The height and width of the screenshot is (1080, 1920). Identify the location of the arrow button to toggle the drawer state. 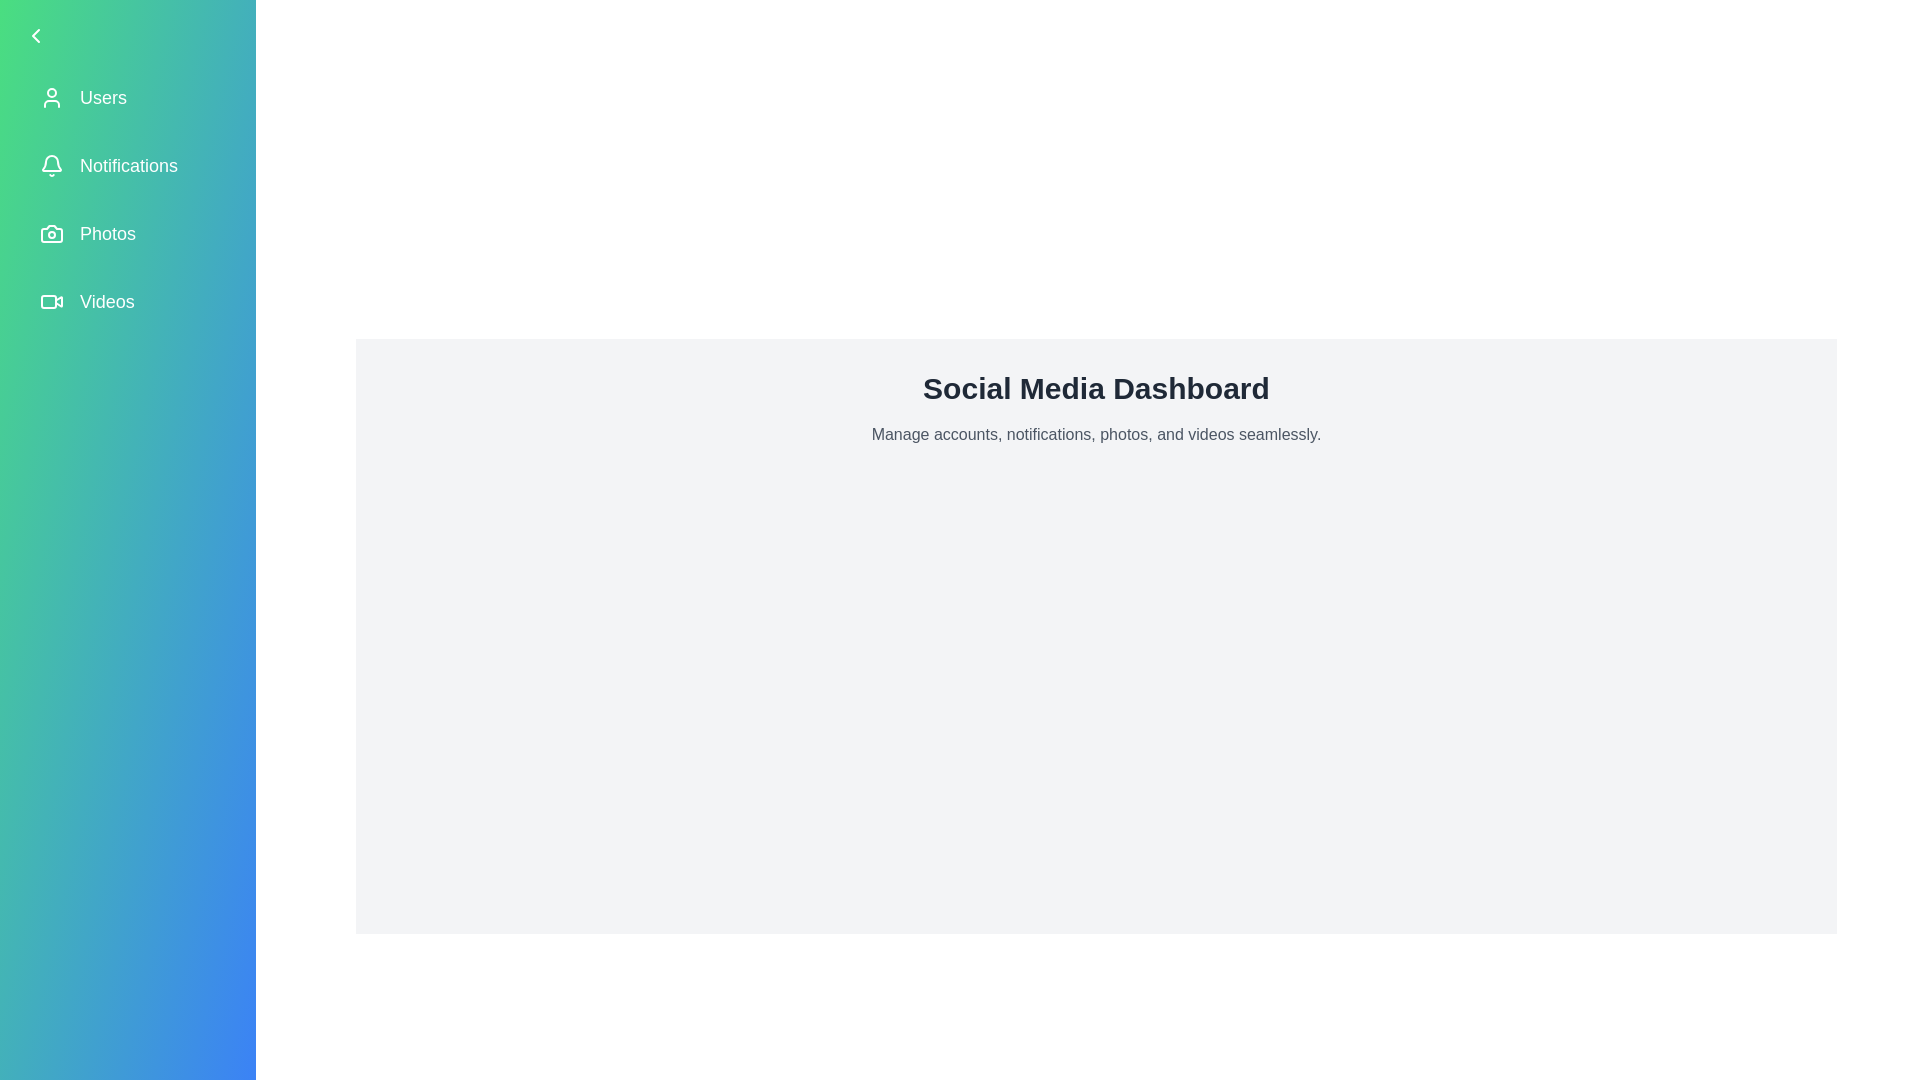
(35, 35).